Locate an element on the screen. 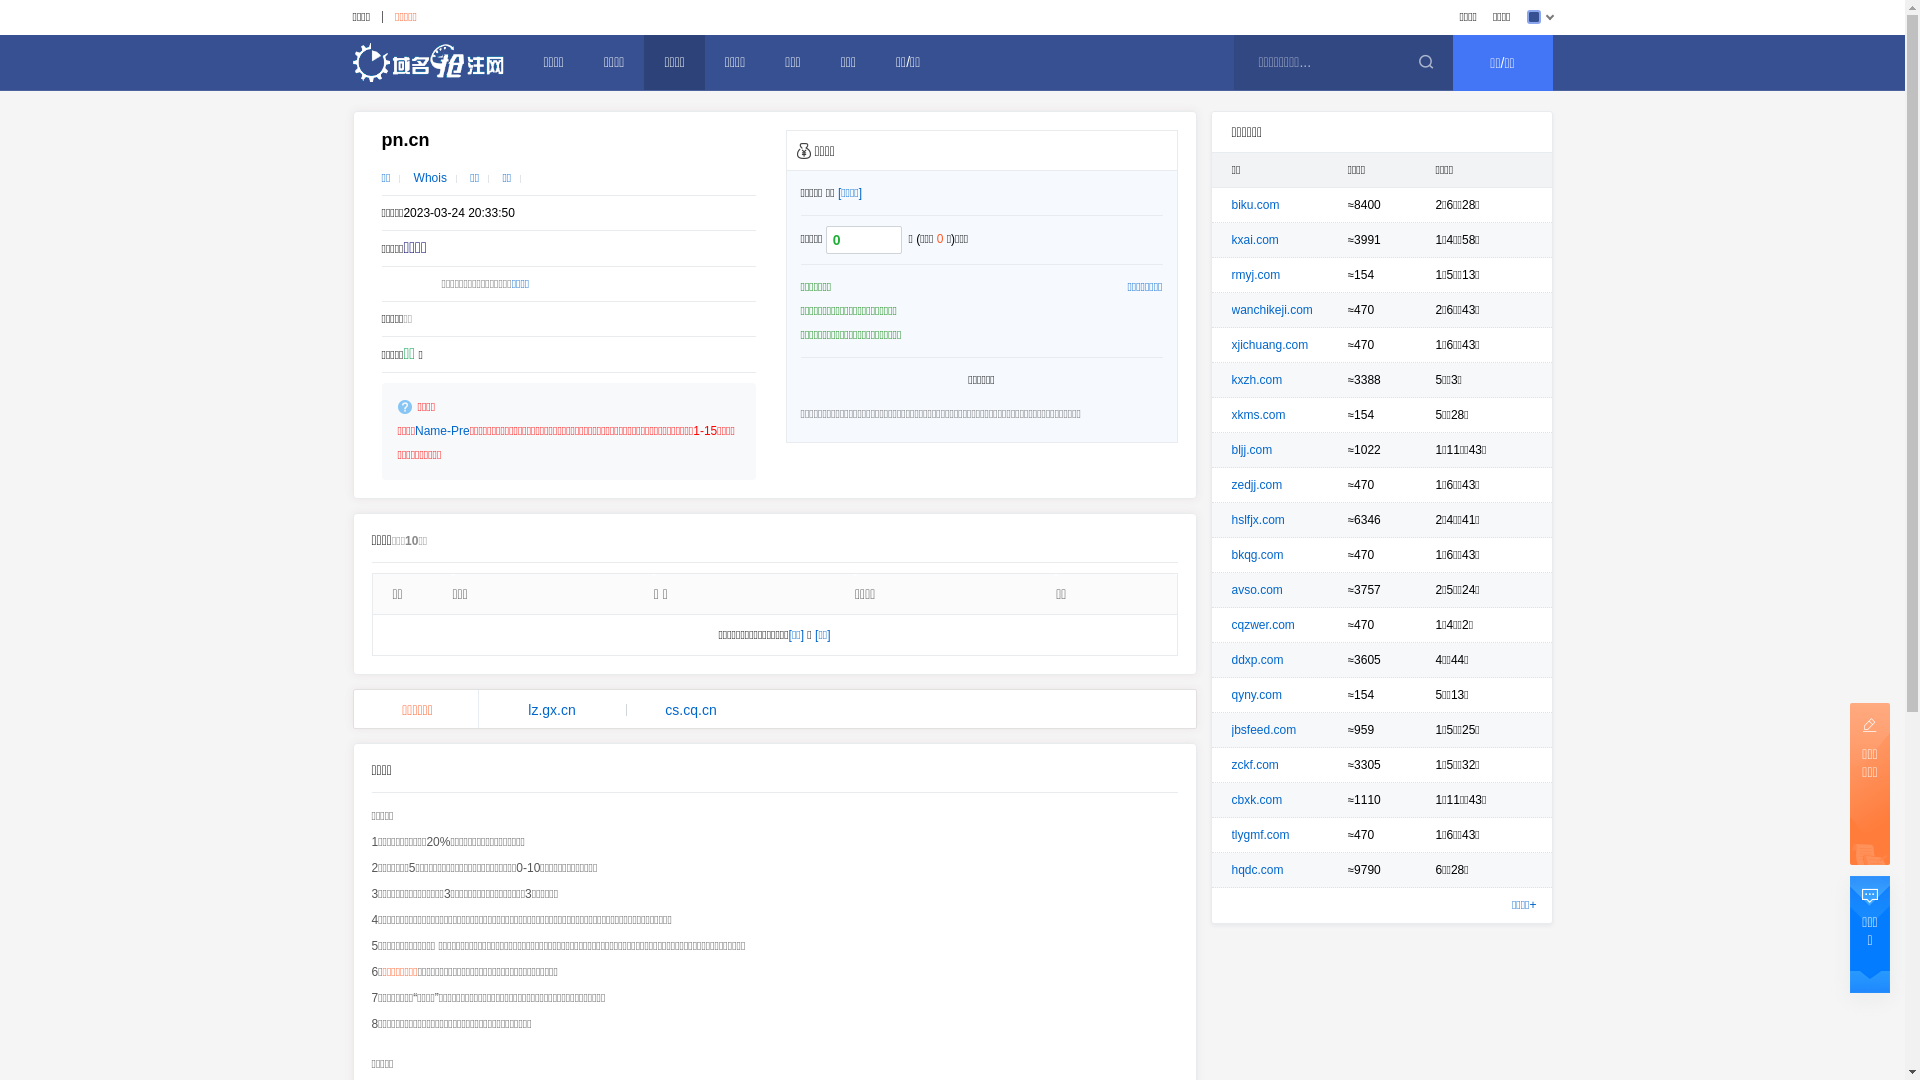 Image resolution: width=1920 pixels, height=1080 pixels. 'kxai.com' is located at coordinates (1254, 238).